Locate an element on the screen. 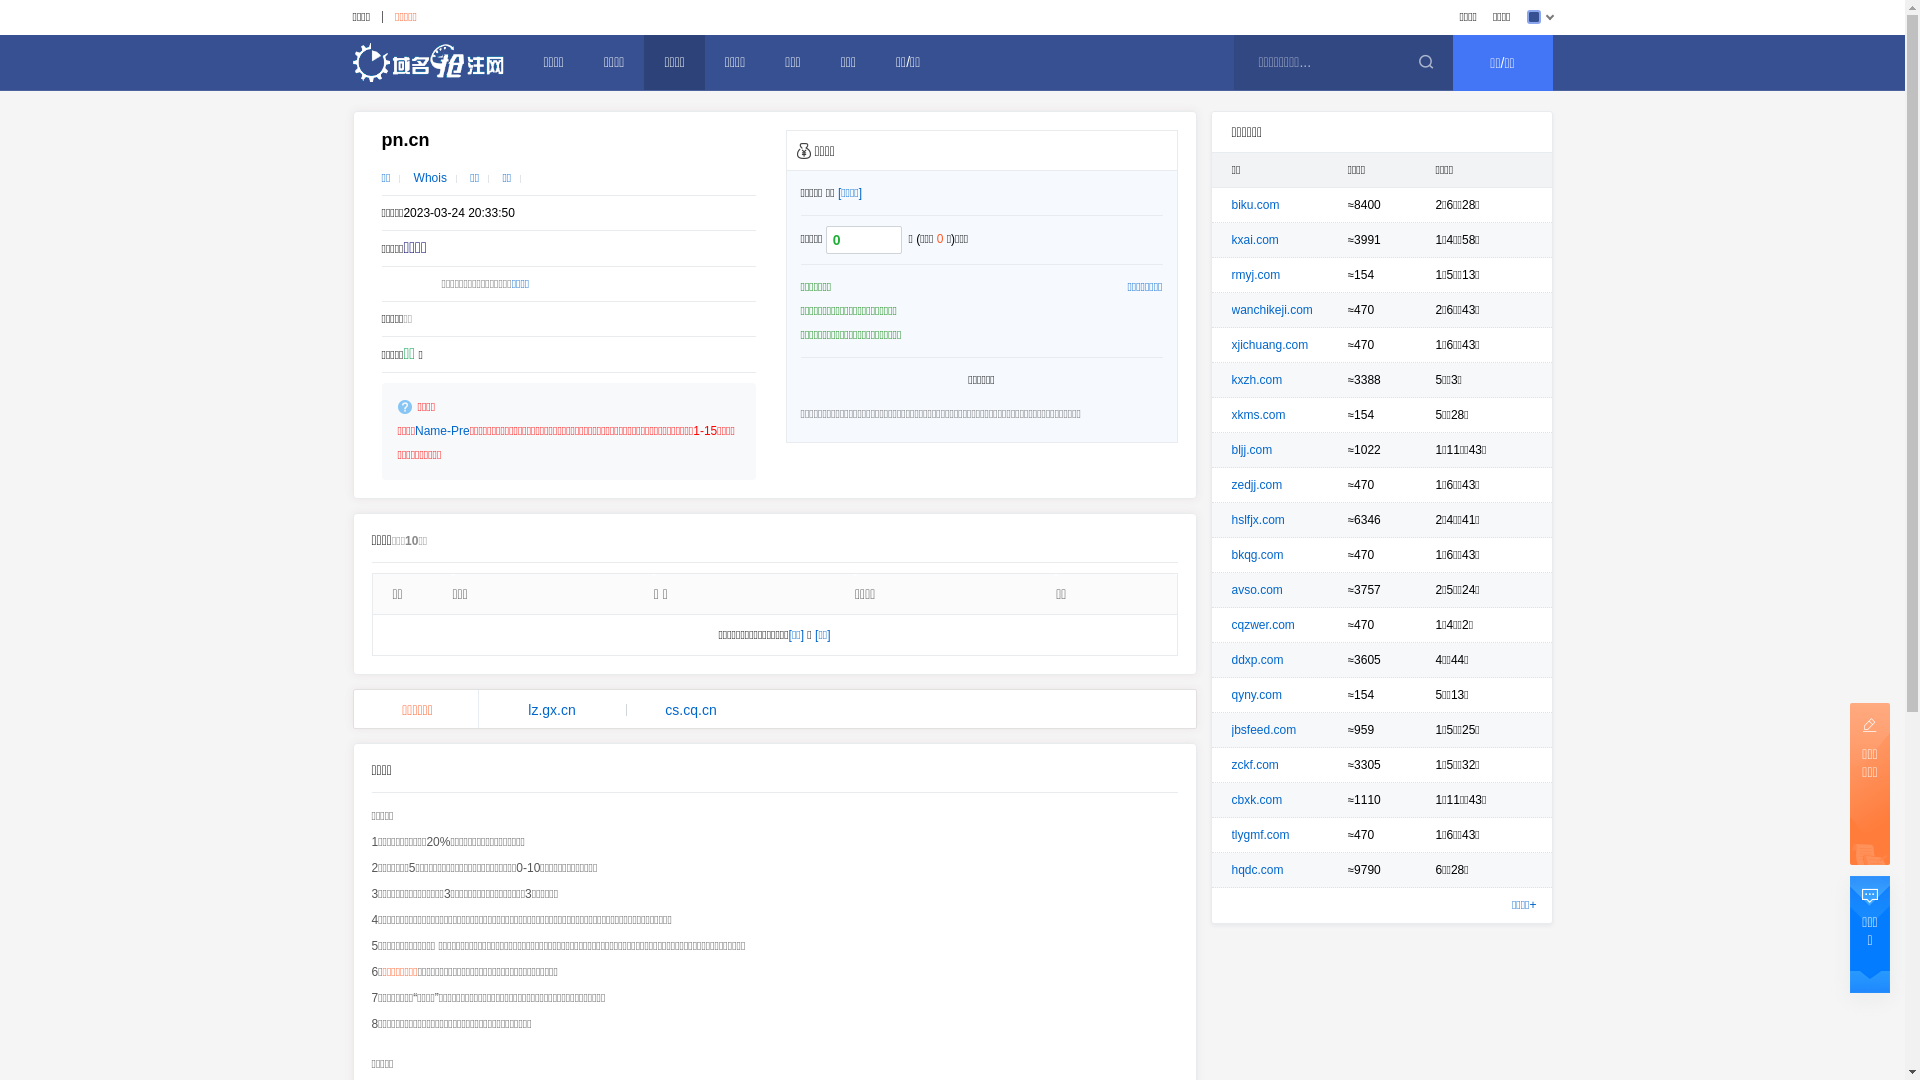 Image resolution: width=1920 pixels, height=1080 pixels. 'kxai.com' is located at coordinates (1254, 238).